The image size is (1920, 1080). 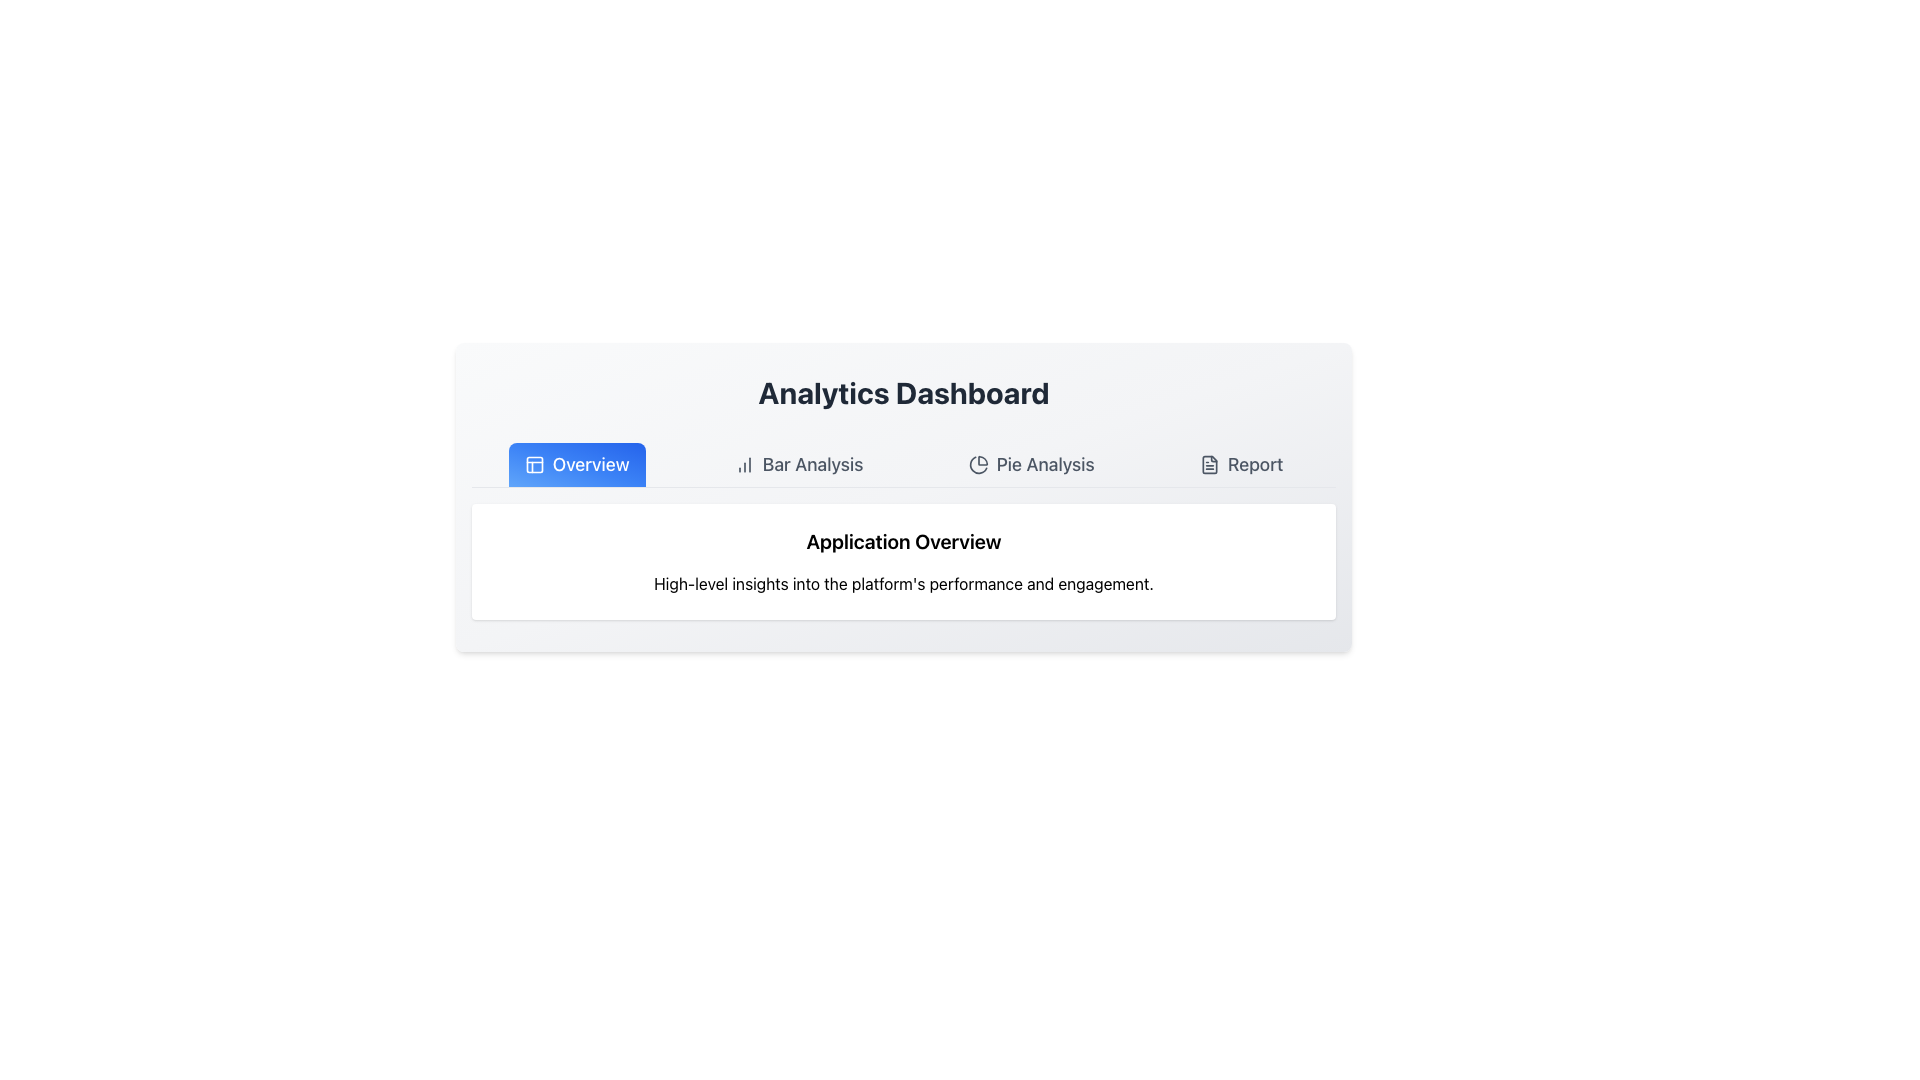 I want to click on text from the header indicating 'Analytics Dashboard', which is located at the top of the interface above the navigation options, so click(x=902, y=393).